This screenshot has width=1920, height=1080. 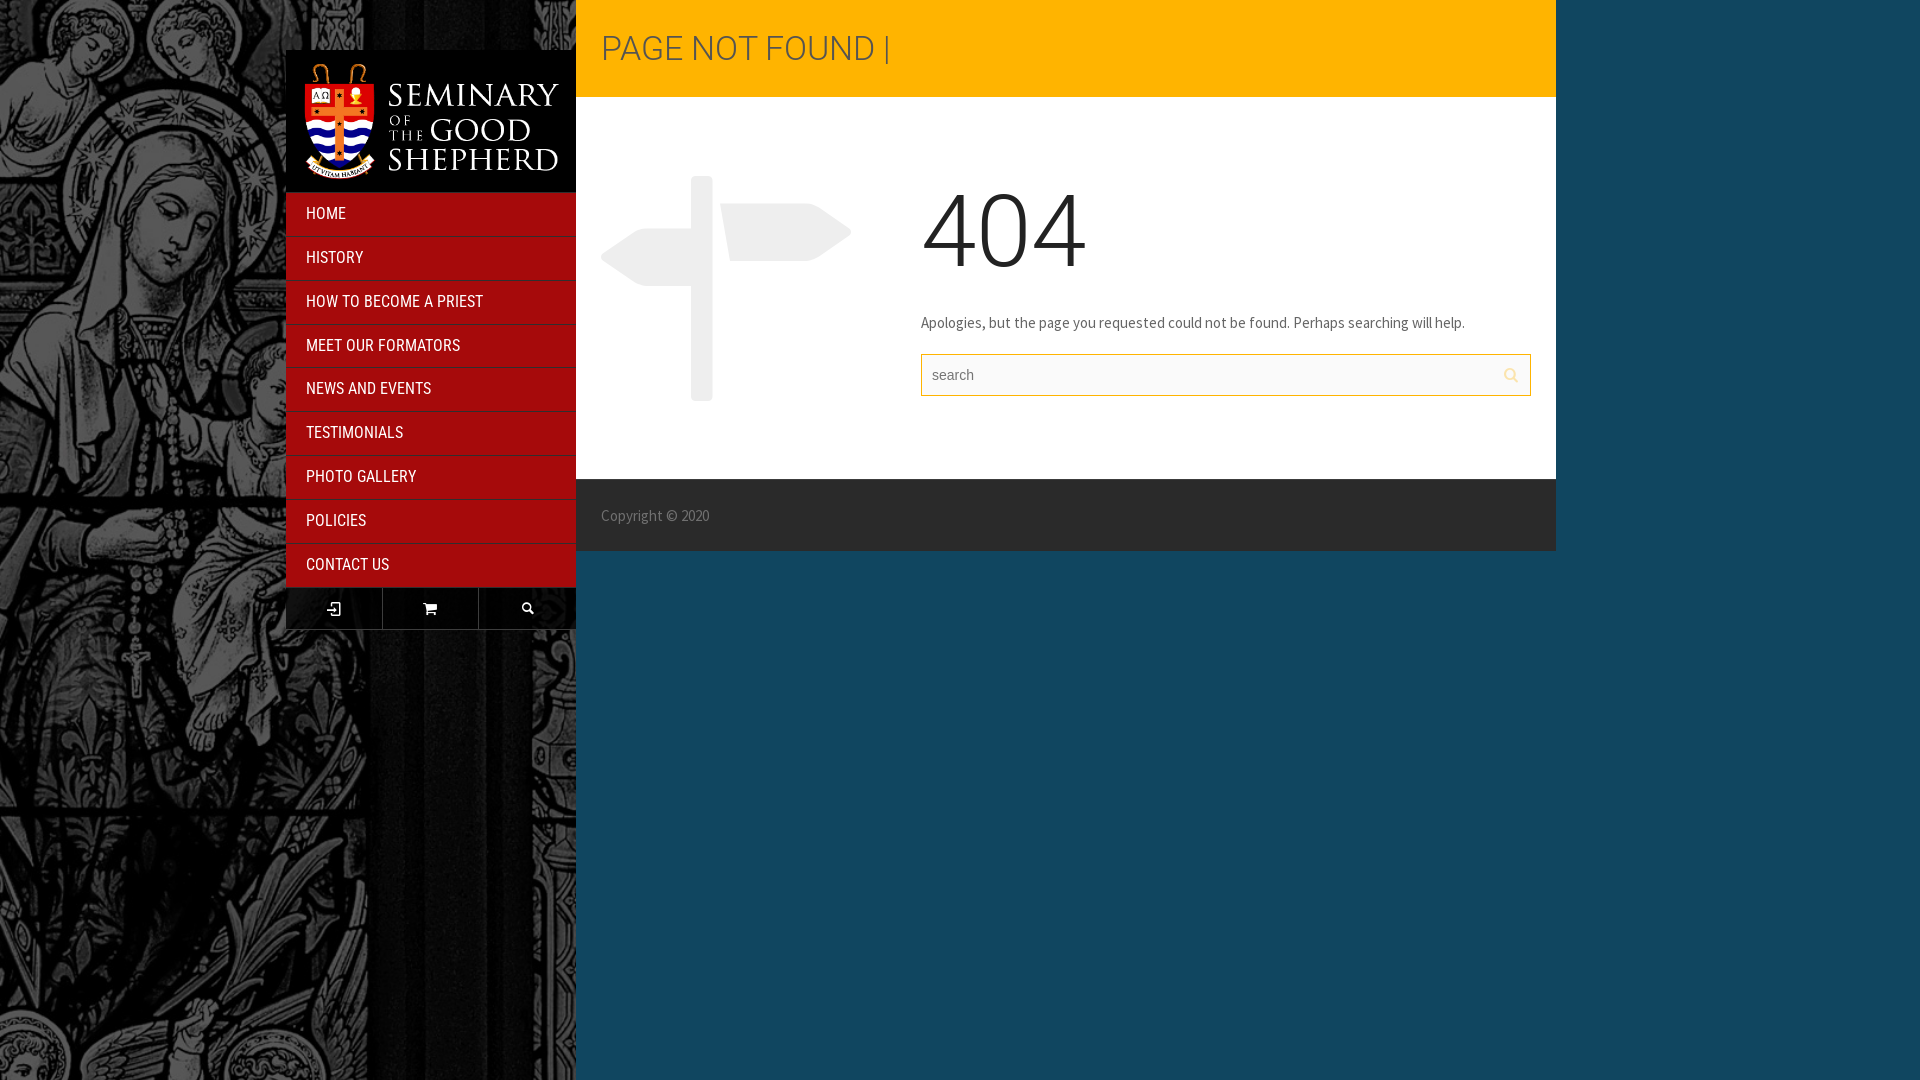 What do you see at coordinates (285, 478) in the screenshot?
I see `'PHOTO GALLERY'` at bounding box center [285, 478].